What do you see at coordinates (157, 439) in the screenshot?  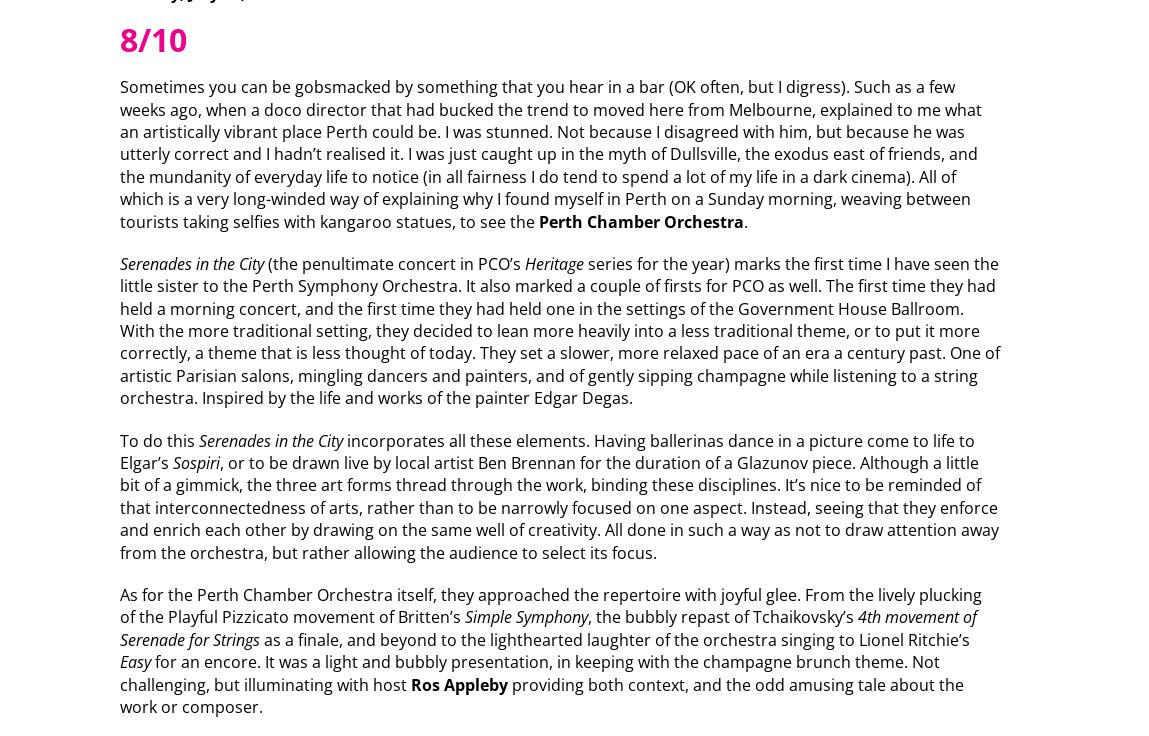 I see `'To do this'` at bounding box center [157, 439].